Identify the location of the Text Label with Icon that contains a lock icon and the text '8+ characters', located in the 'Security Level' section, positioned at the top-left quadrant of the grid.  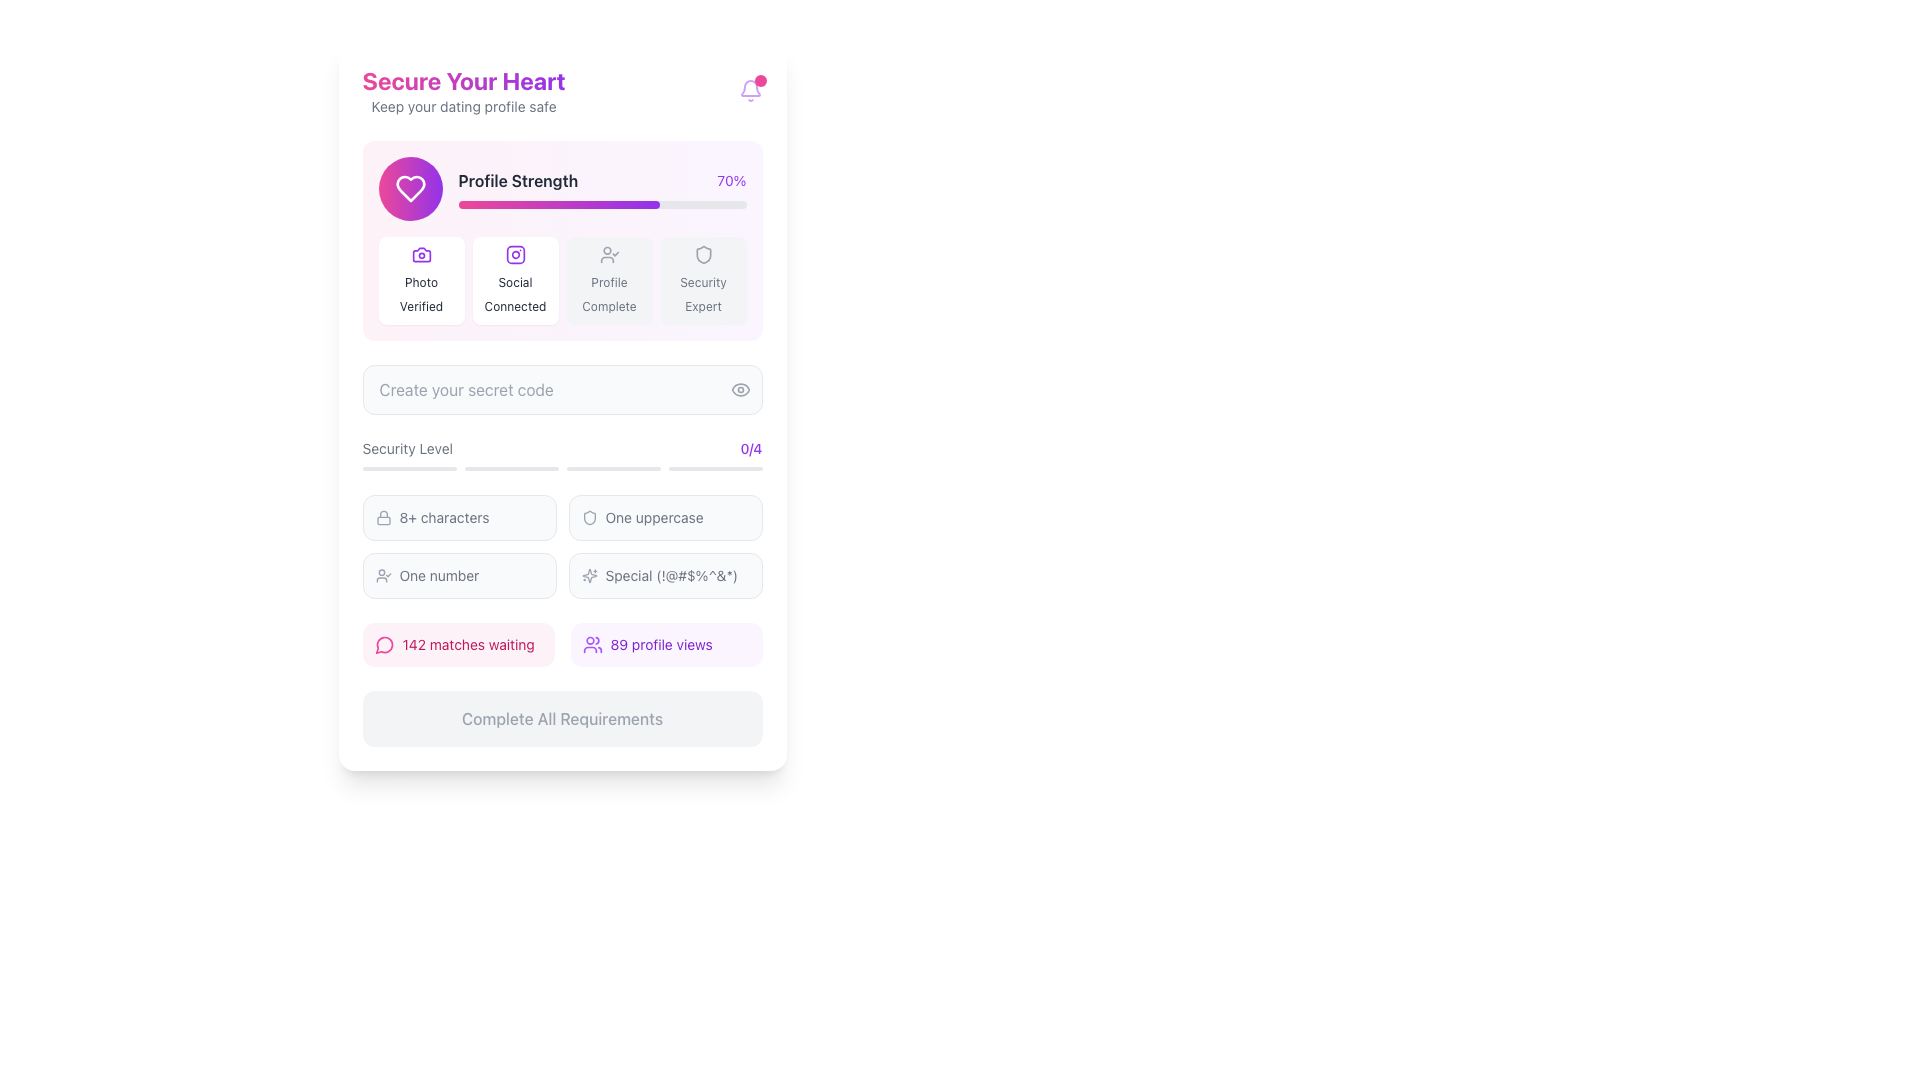
(458, 516).